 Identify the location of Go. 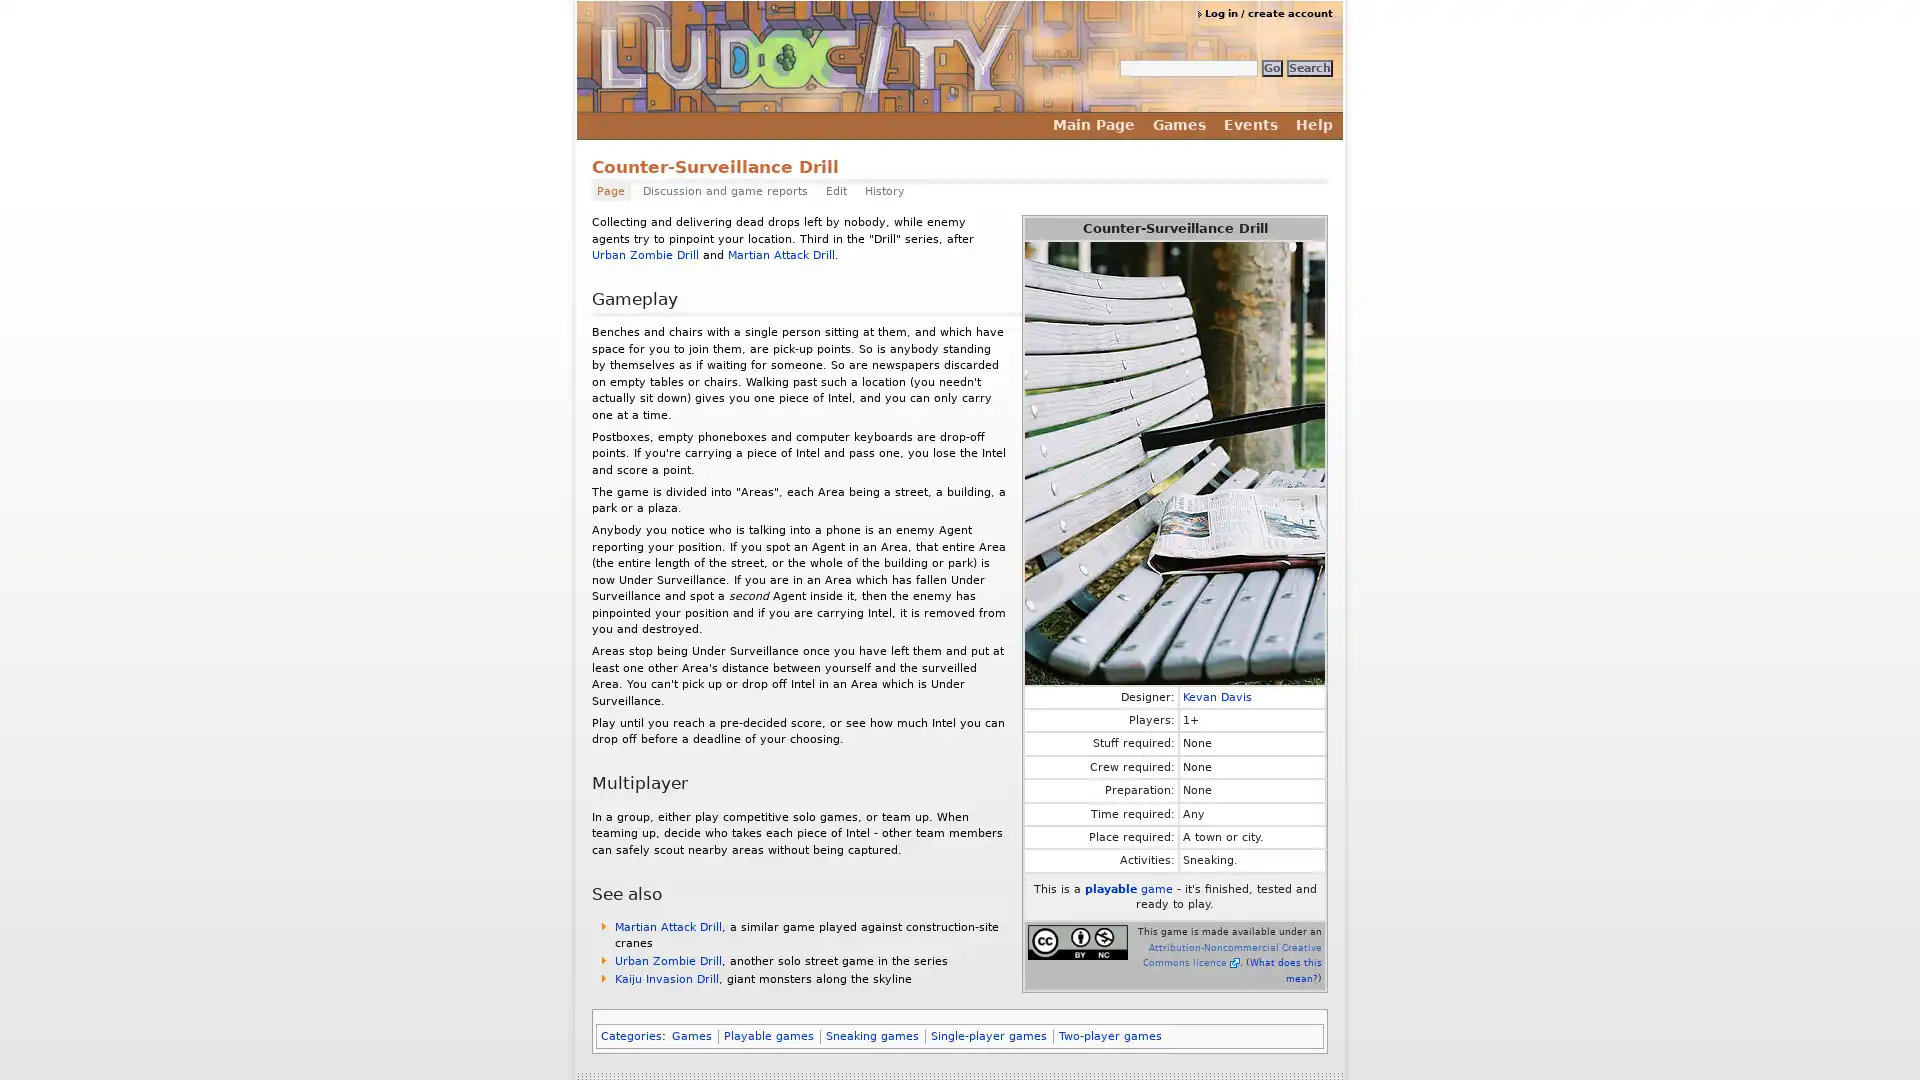
(1271, 67).